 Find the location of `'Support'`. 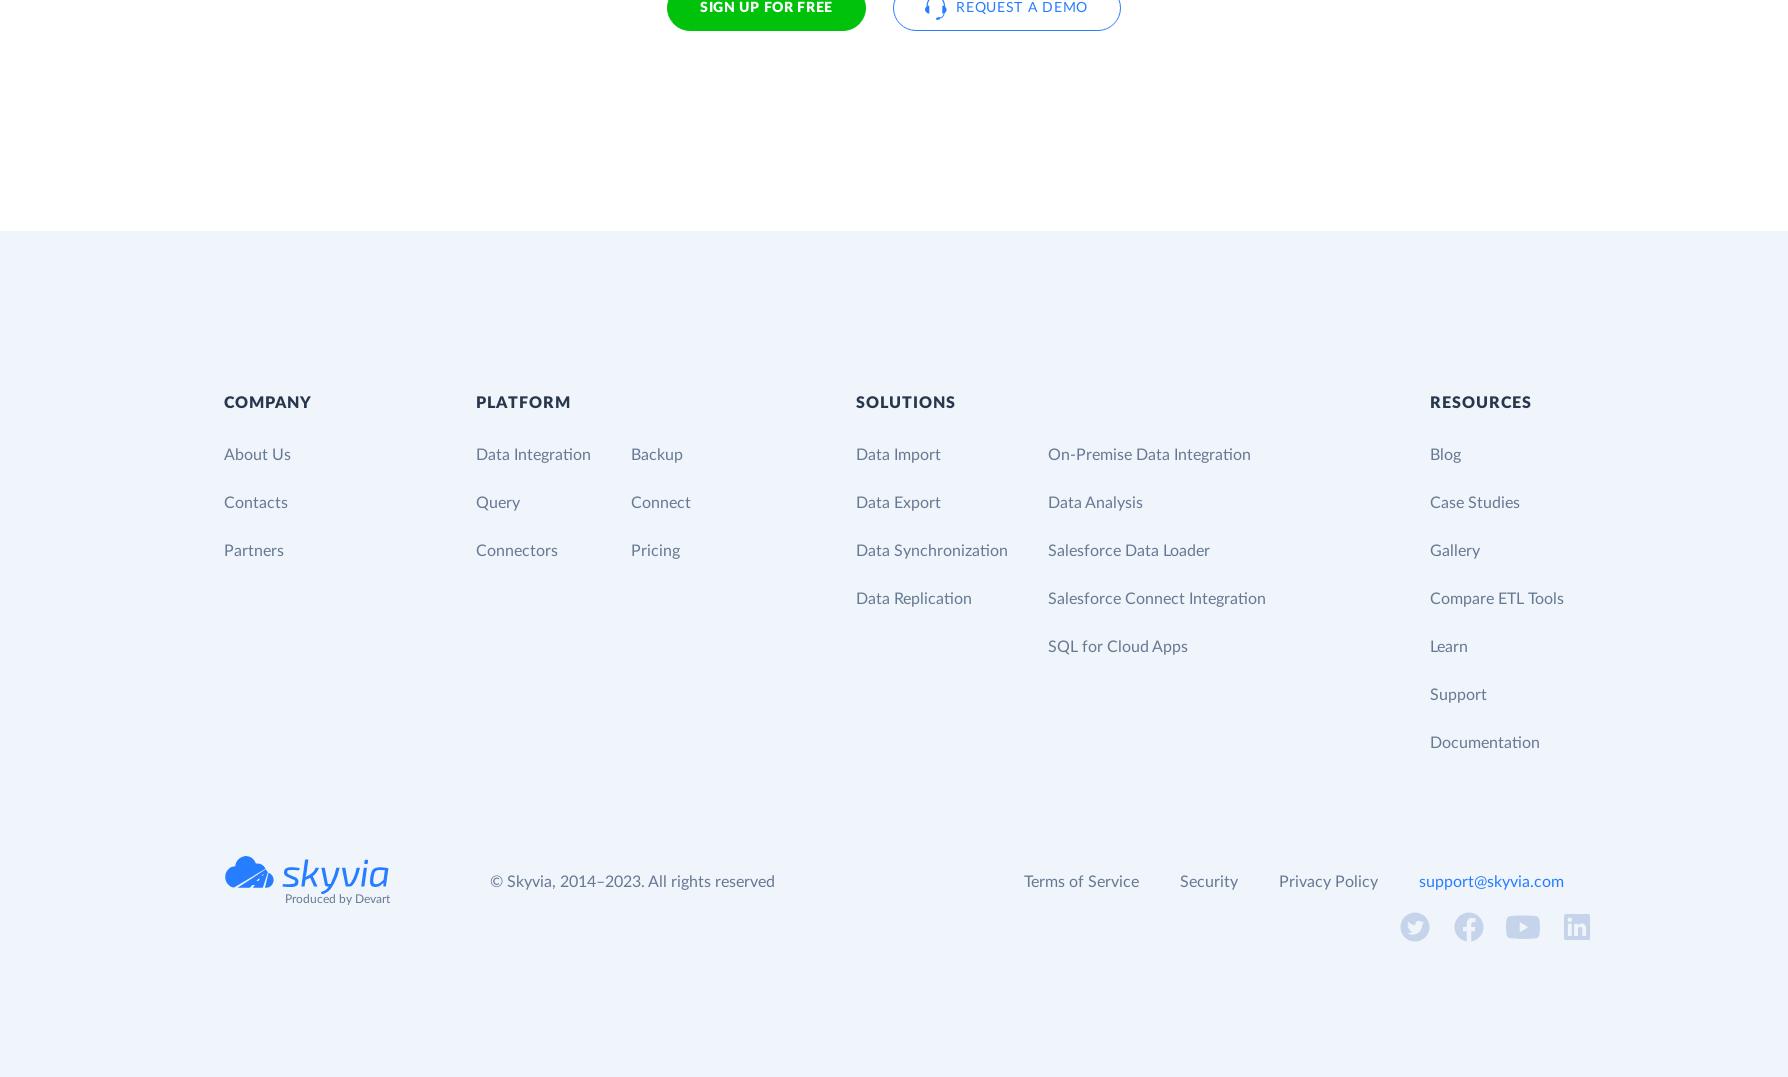

'Support' is located at coordinates (1457, 693).